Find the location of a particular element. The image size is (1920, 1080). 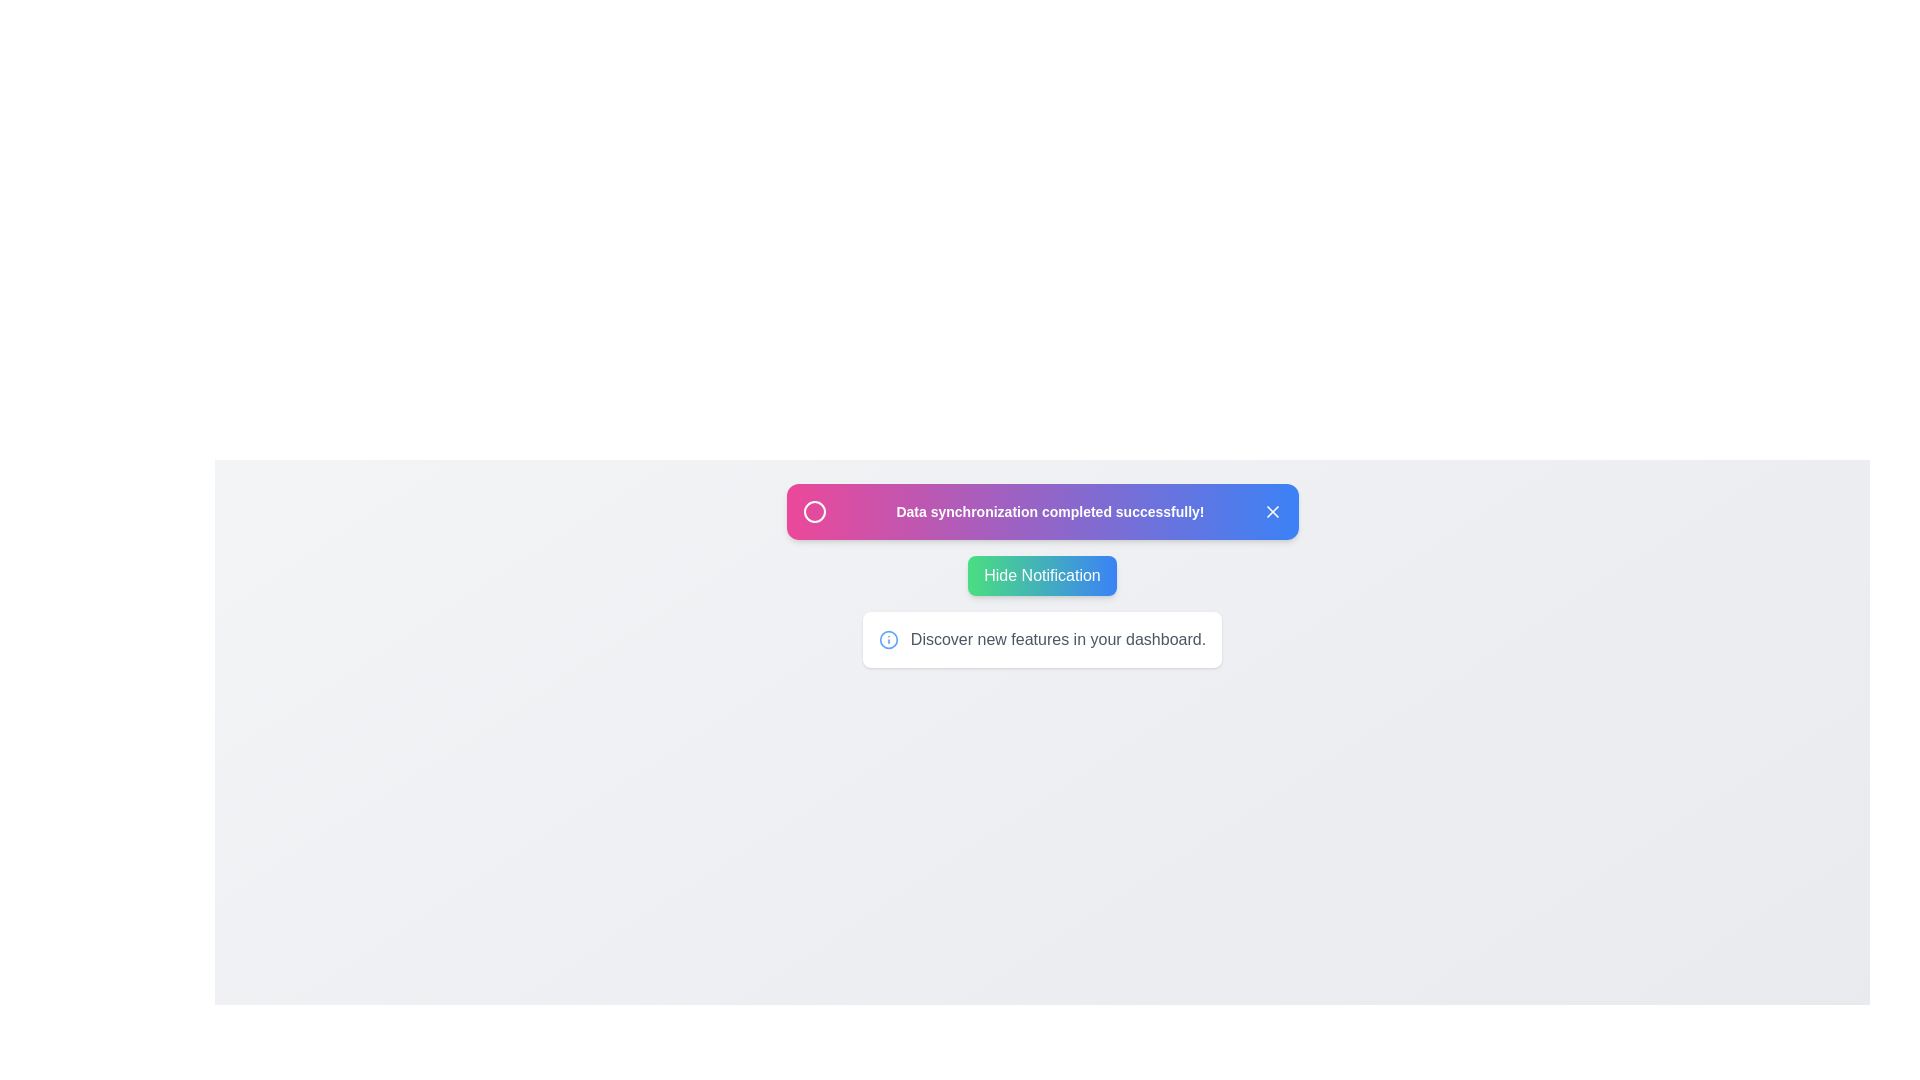

the button Close Notification to observe its hover effect is located at coordinates (1271, 511).